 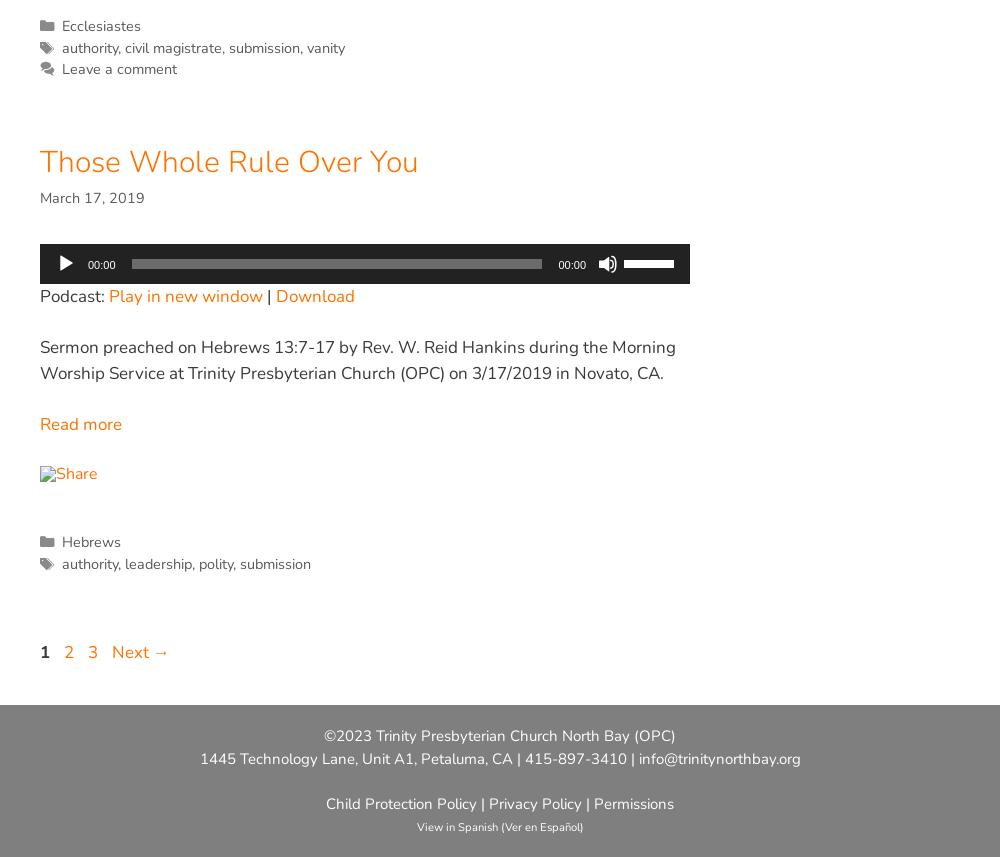 I want to click on 'Podcast:', so click(x=73, y=295).